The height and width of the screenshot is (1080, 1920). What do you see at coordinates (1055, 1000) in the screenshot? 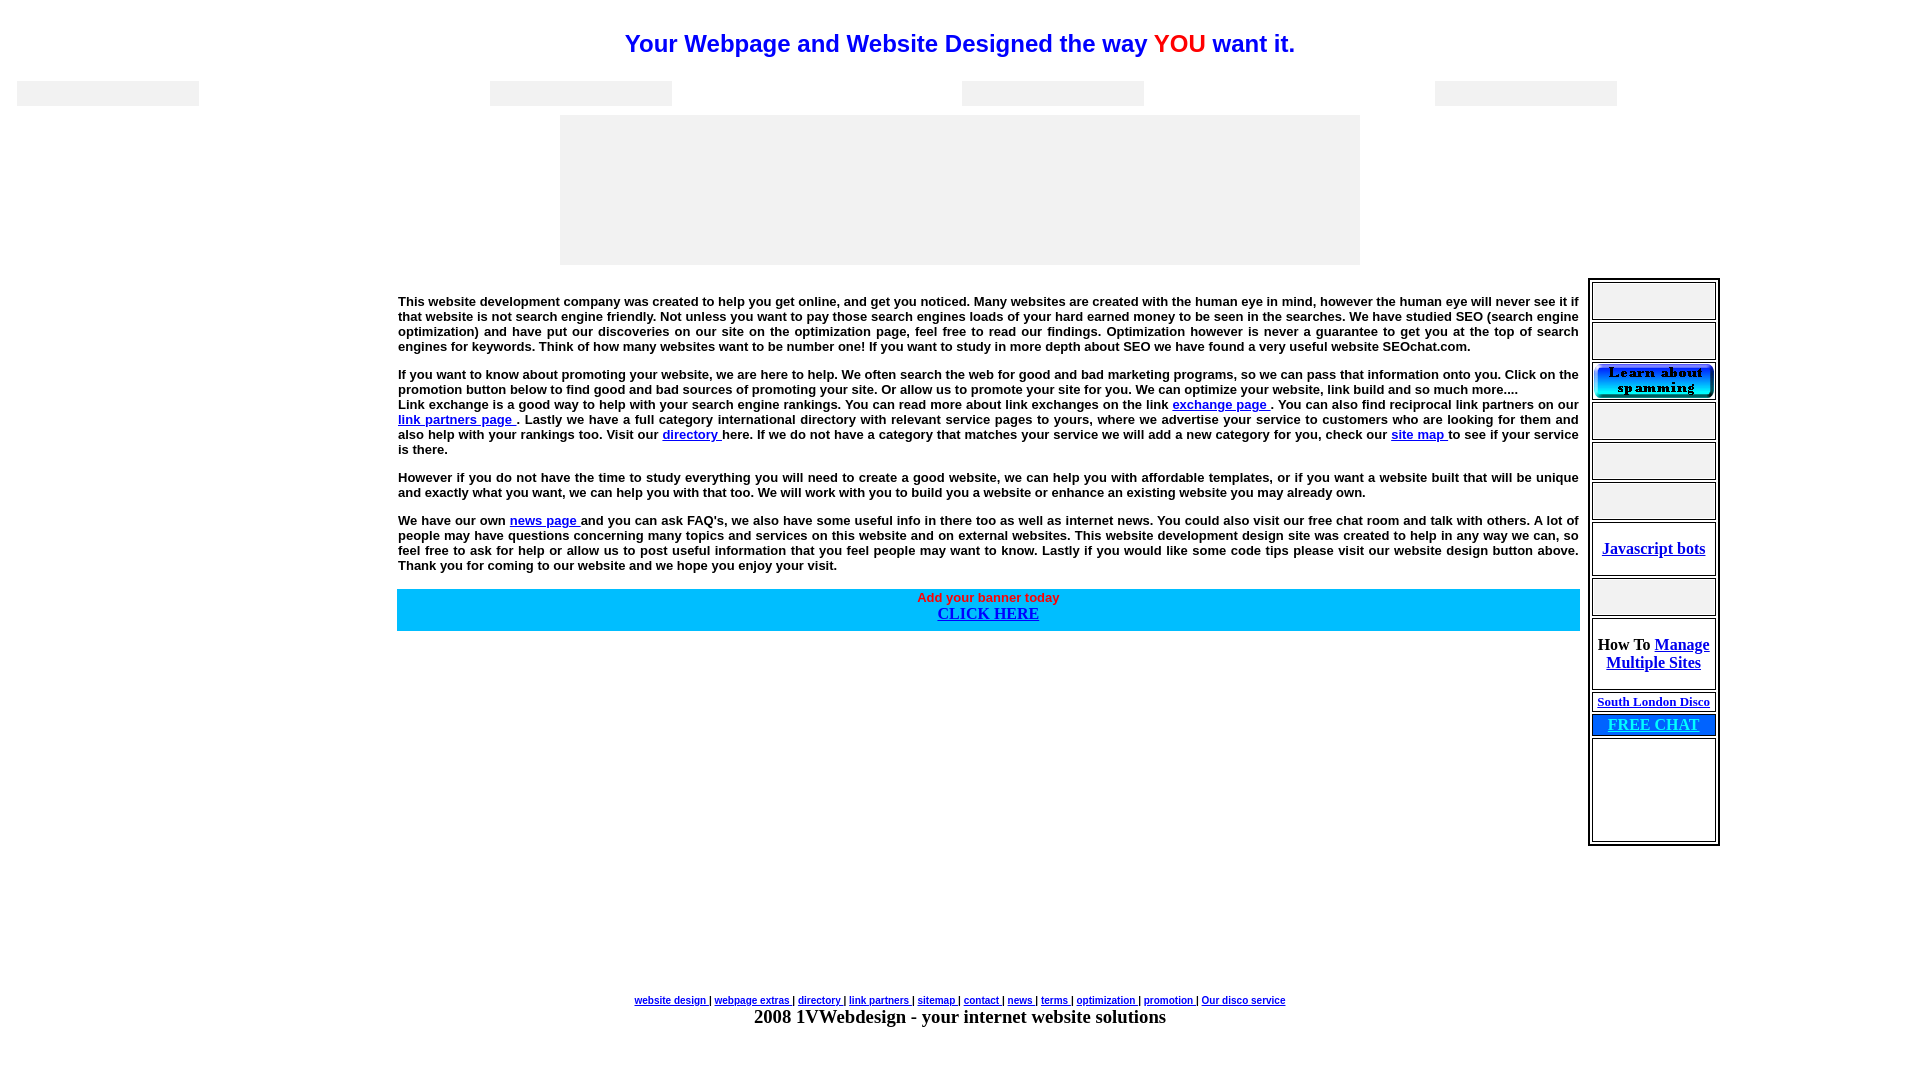
I see `'terms'` at bounding box center [1055, 1000].